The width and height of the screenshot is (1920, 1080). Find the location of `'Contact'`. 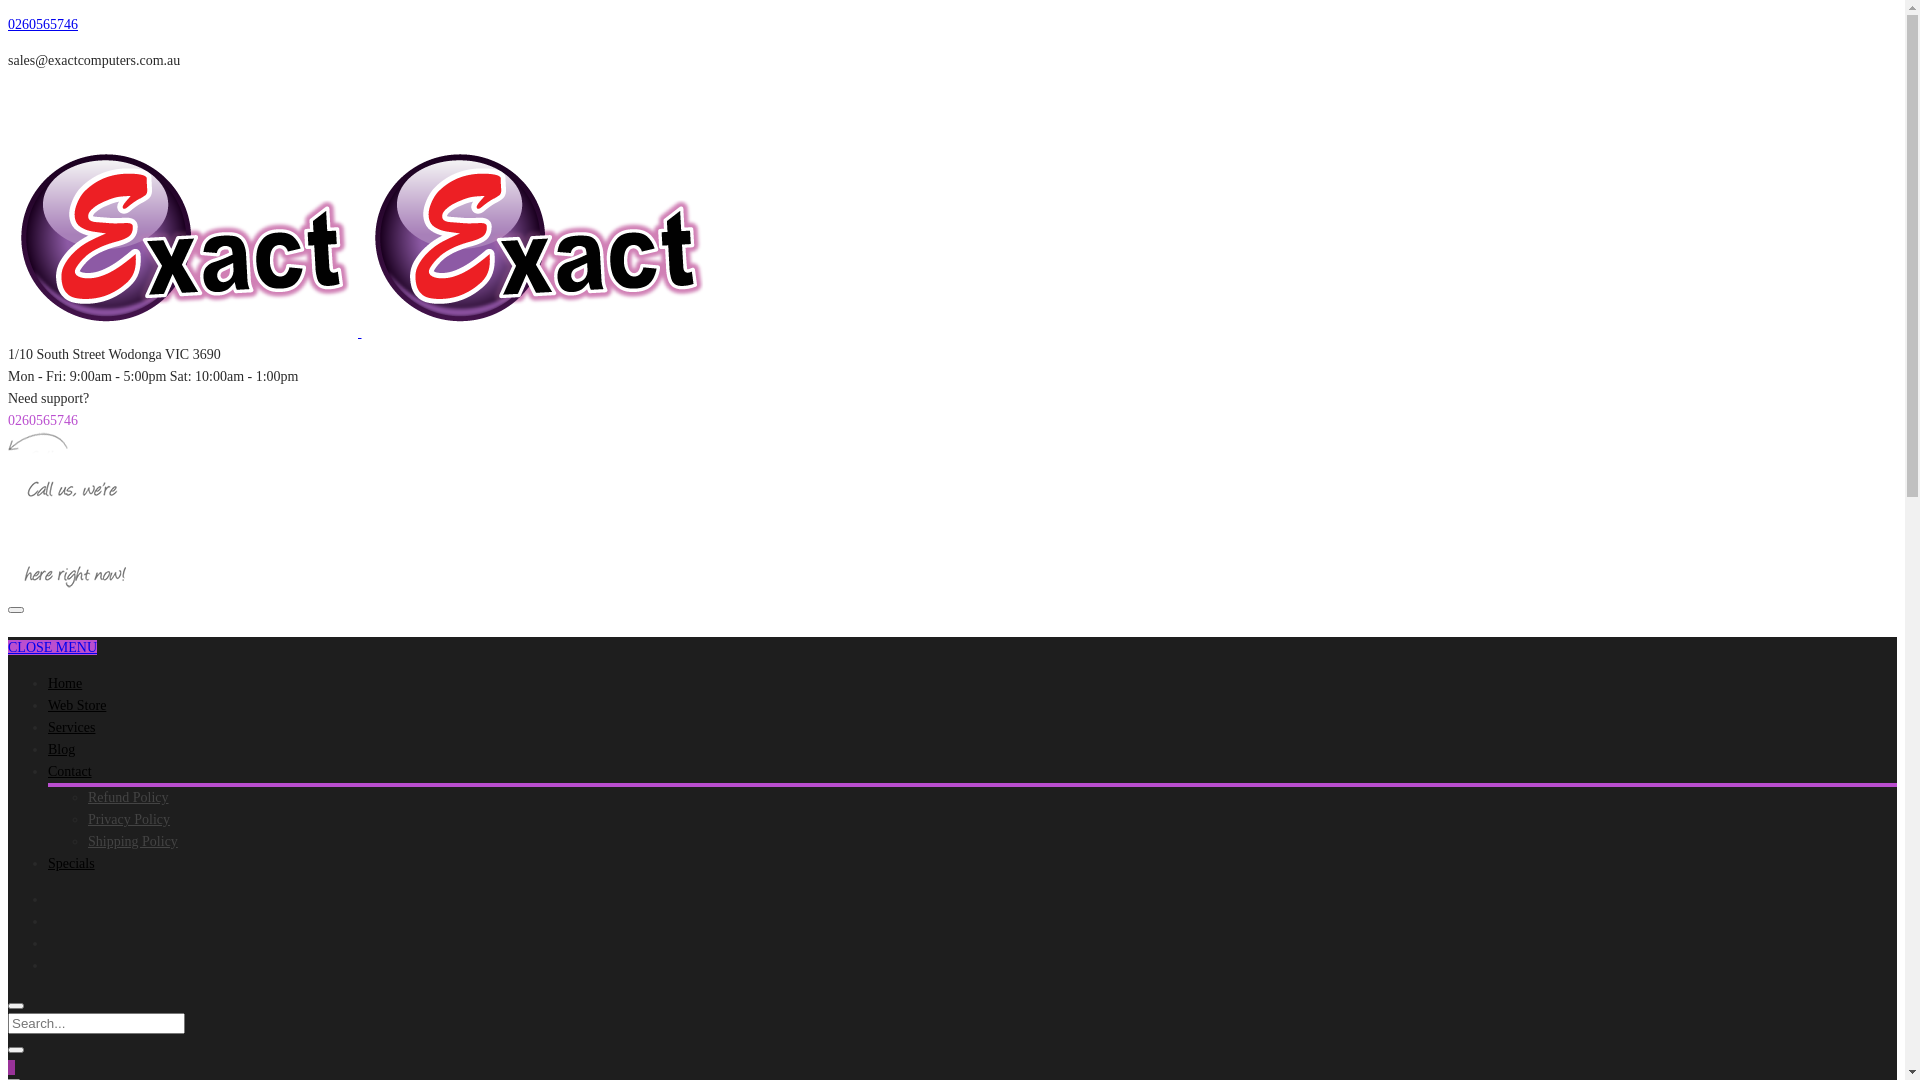

'Contact' is located at coordinates (70, 770).